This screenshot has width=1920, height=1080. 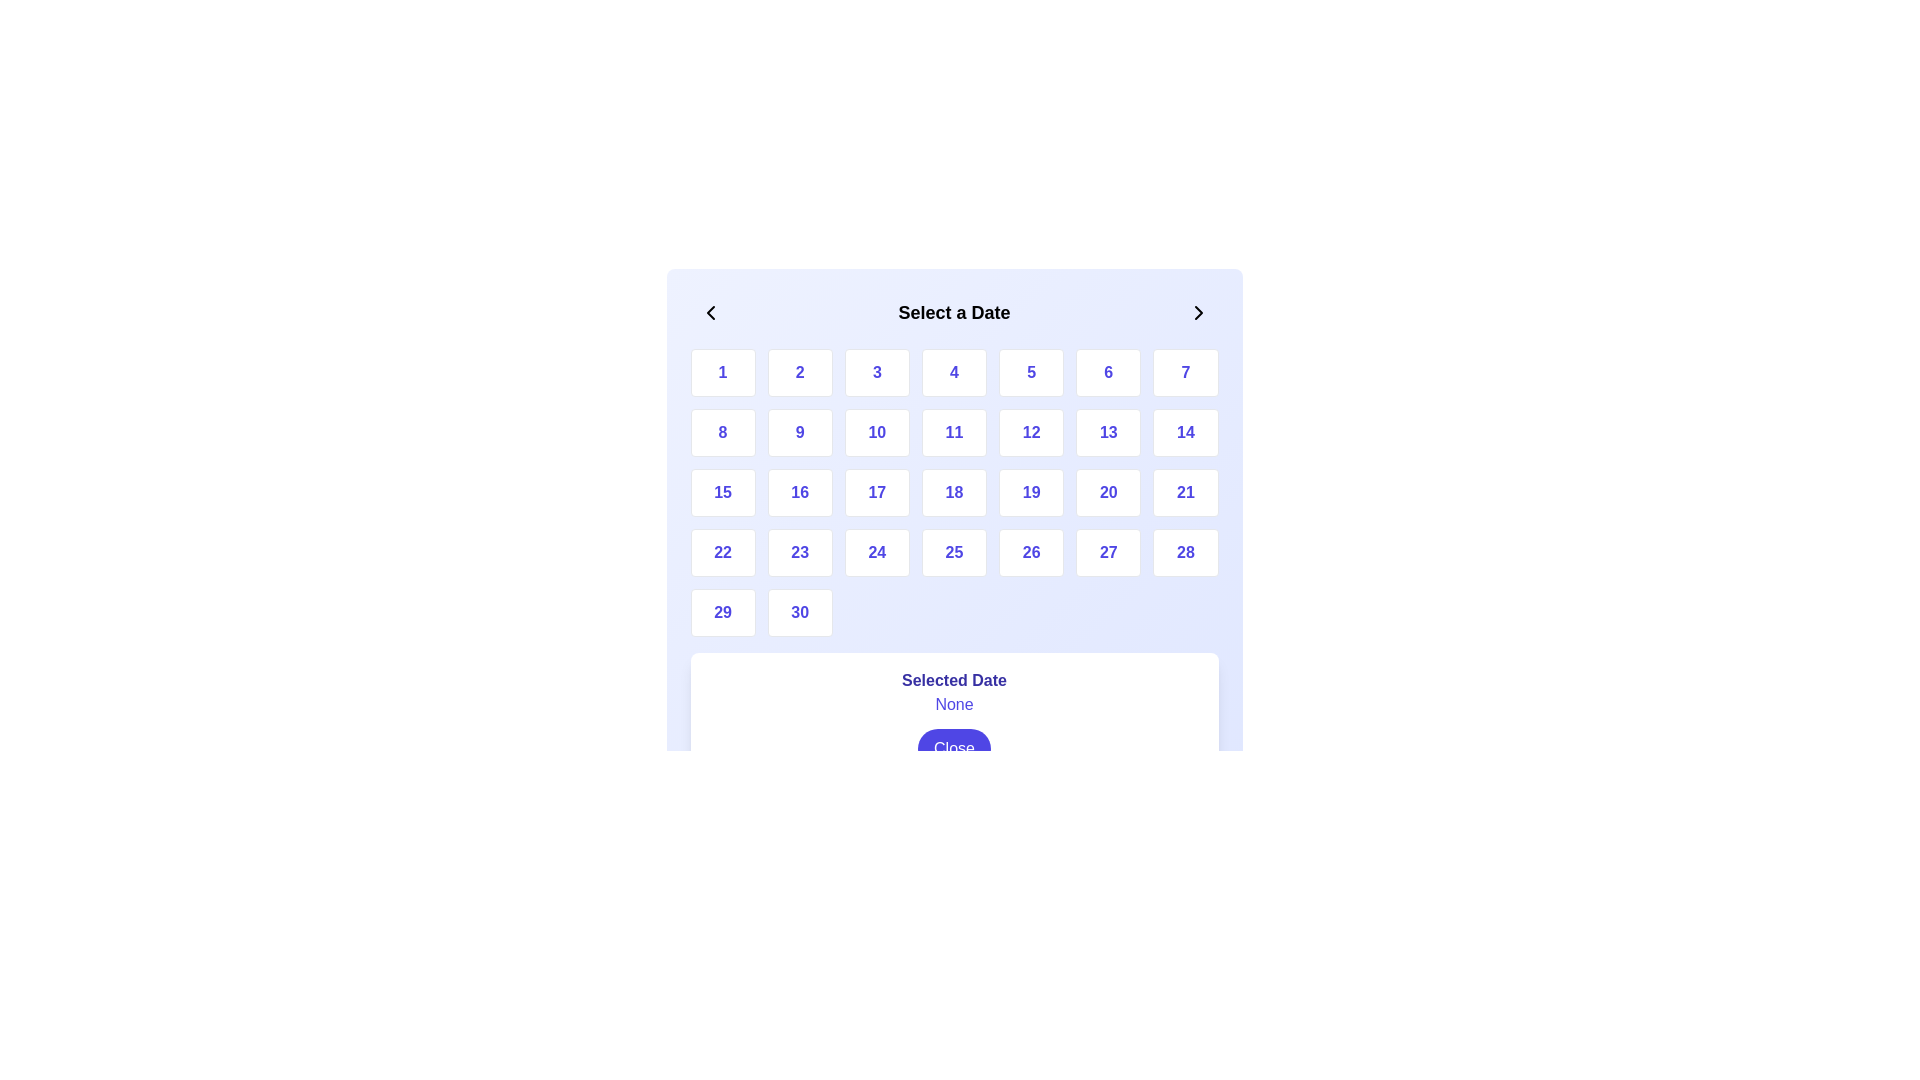 I want to click on the button labeled '20' in the calendar grid, located in the fourth row and sixth column, to trigger hover effects, so click(x=1107, y=493).